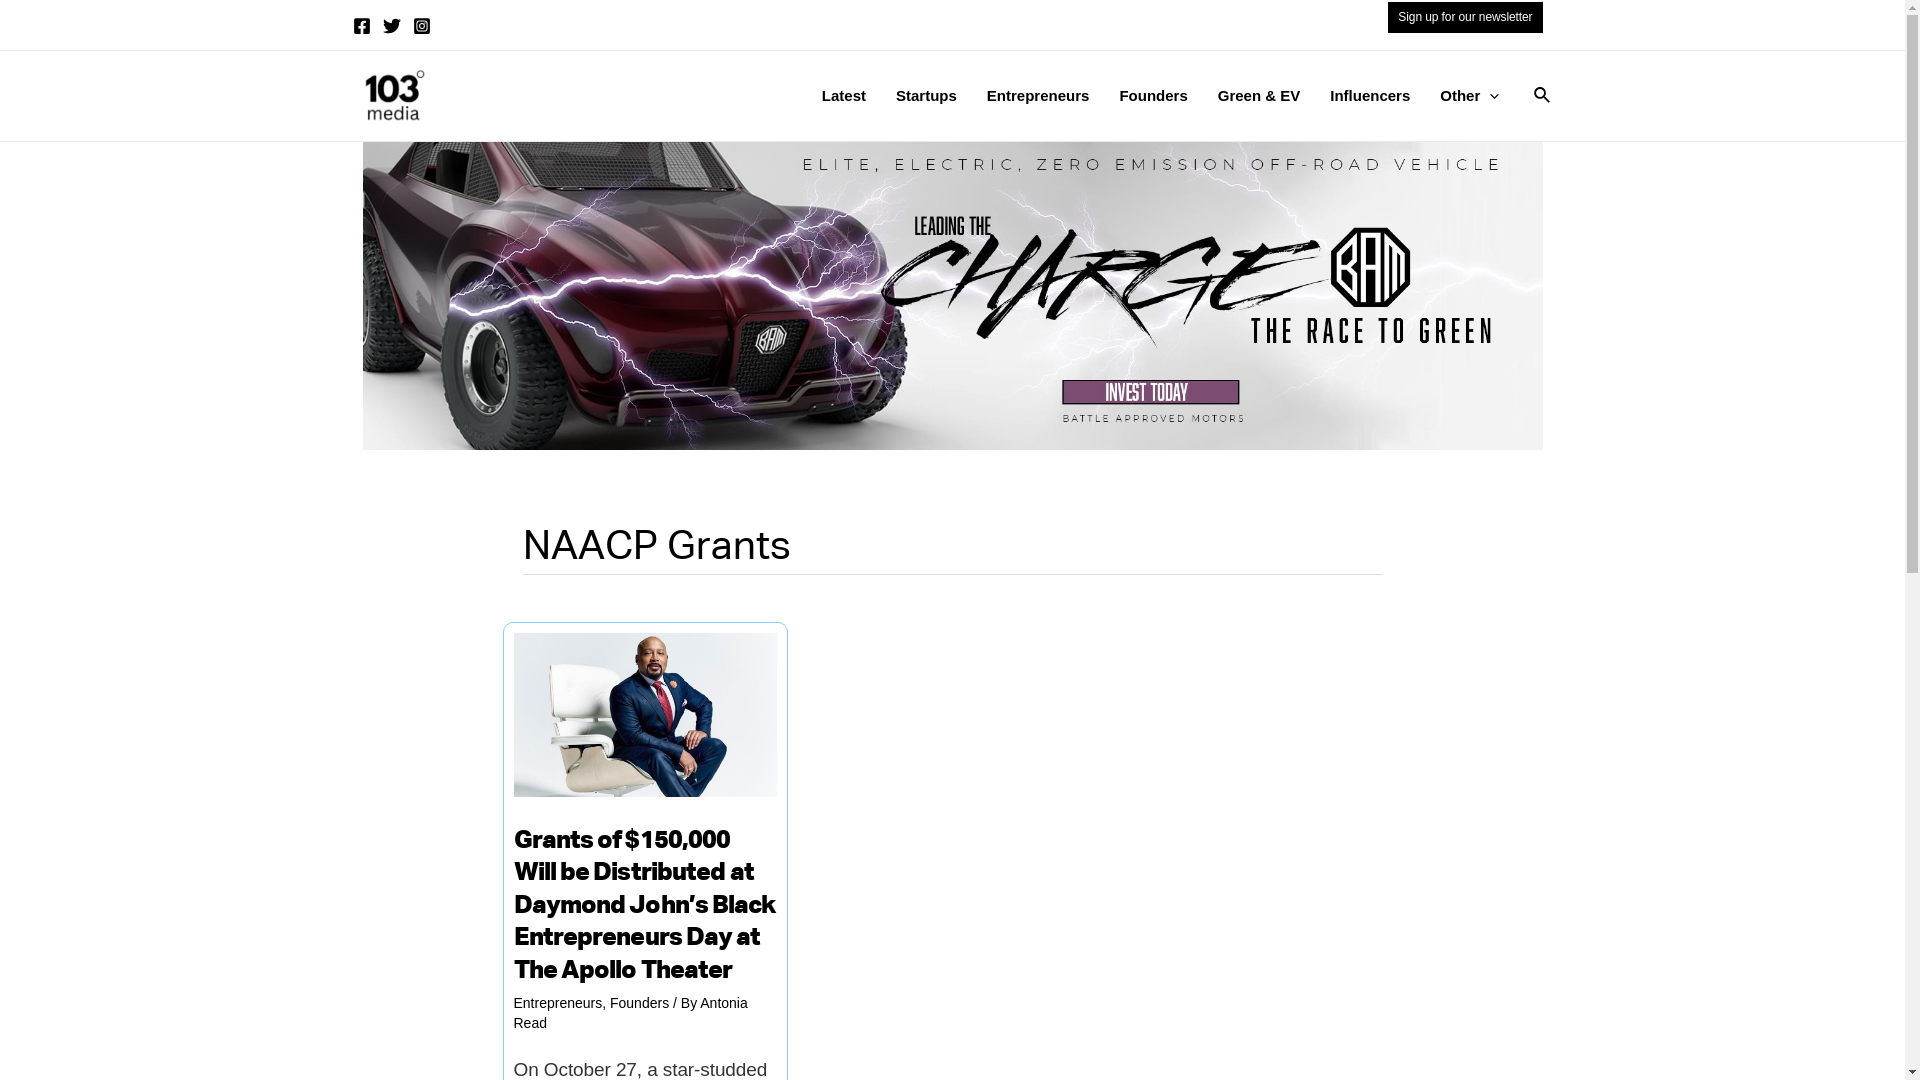 The width and height of the screenshot is (1920, 1080). What do you see at coordinates (1541, 96) in the screenshot?
I see `'Search'` at bounding box center [1541, 96].